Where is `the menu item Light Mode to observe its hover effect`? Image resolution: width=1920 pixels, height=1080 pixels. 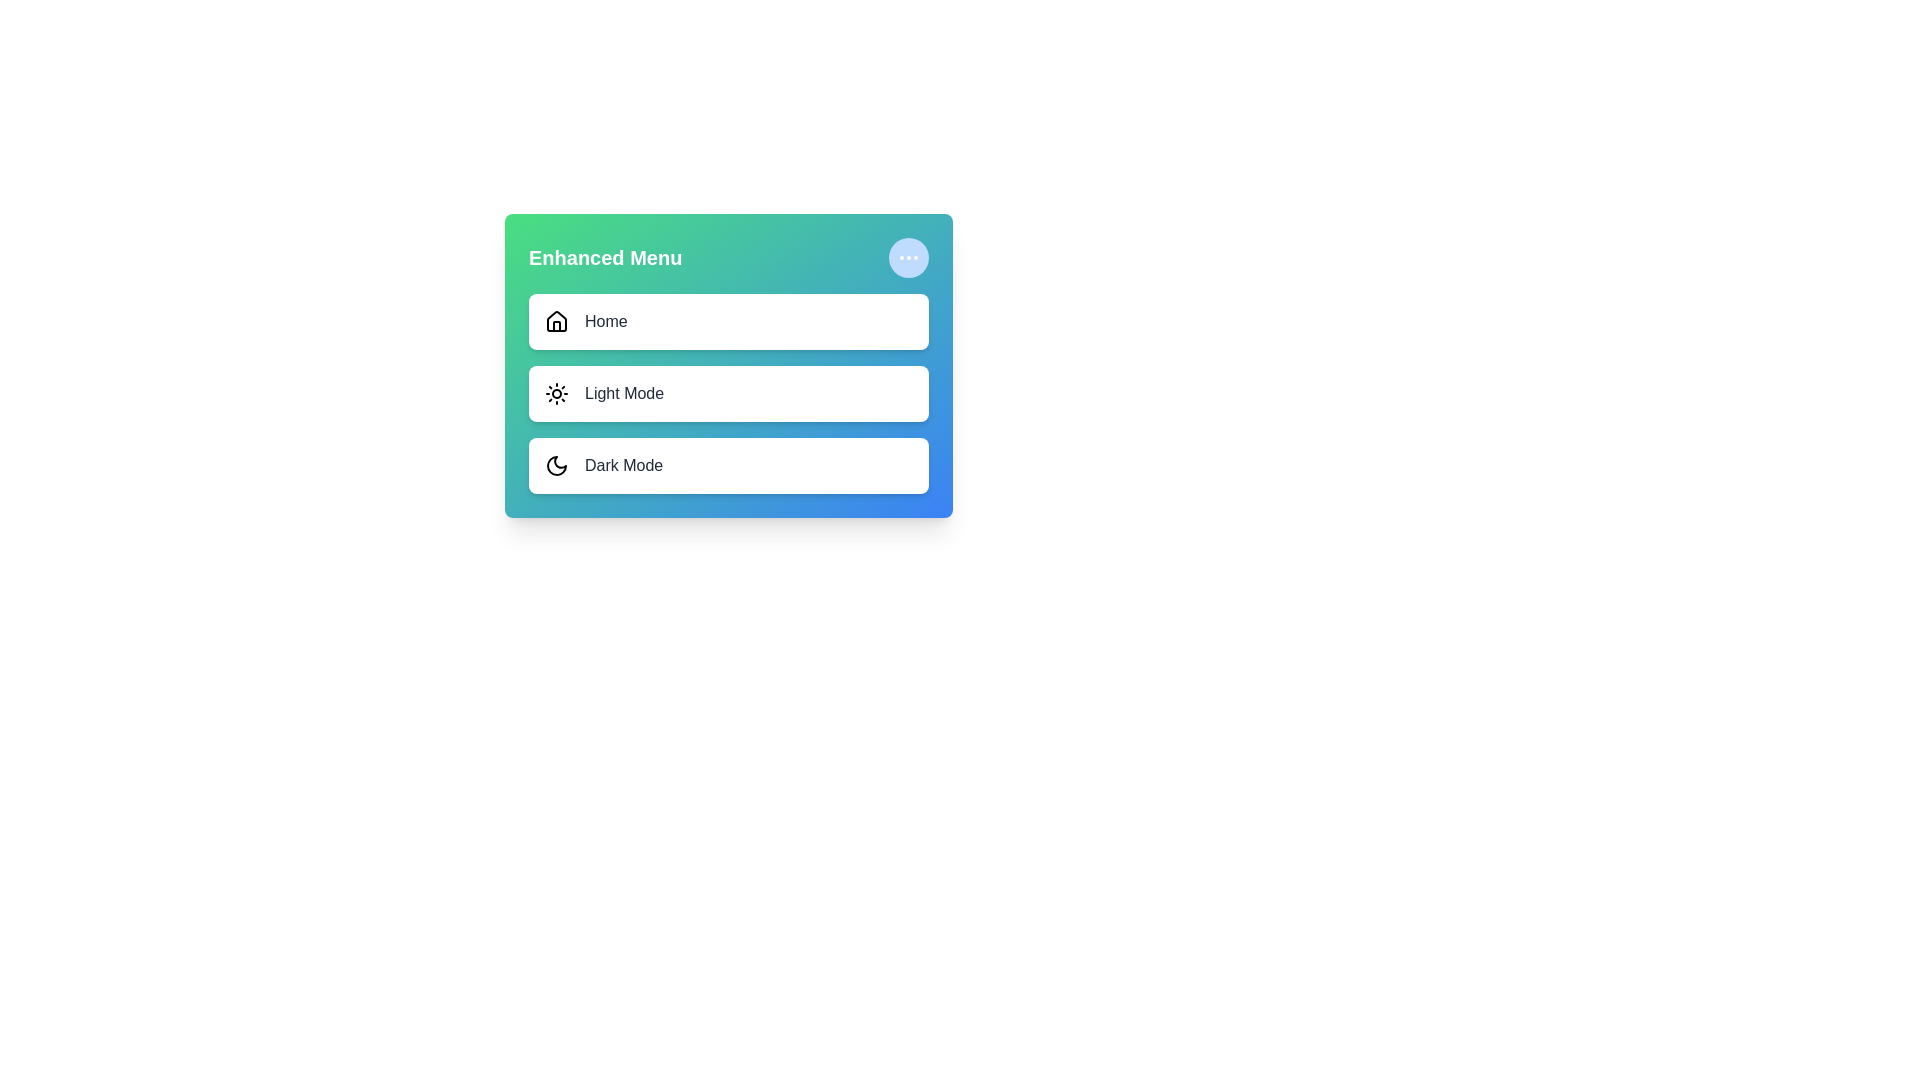 the menu item Light Mode to observe its hover effect is located at coordinates (728, 393).